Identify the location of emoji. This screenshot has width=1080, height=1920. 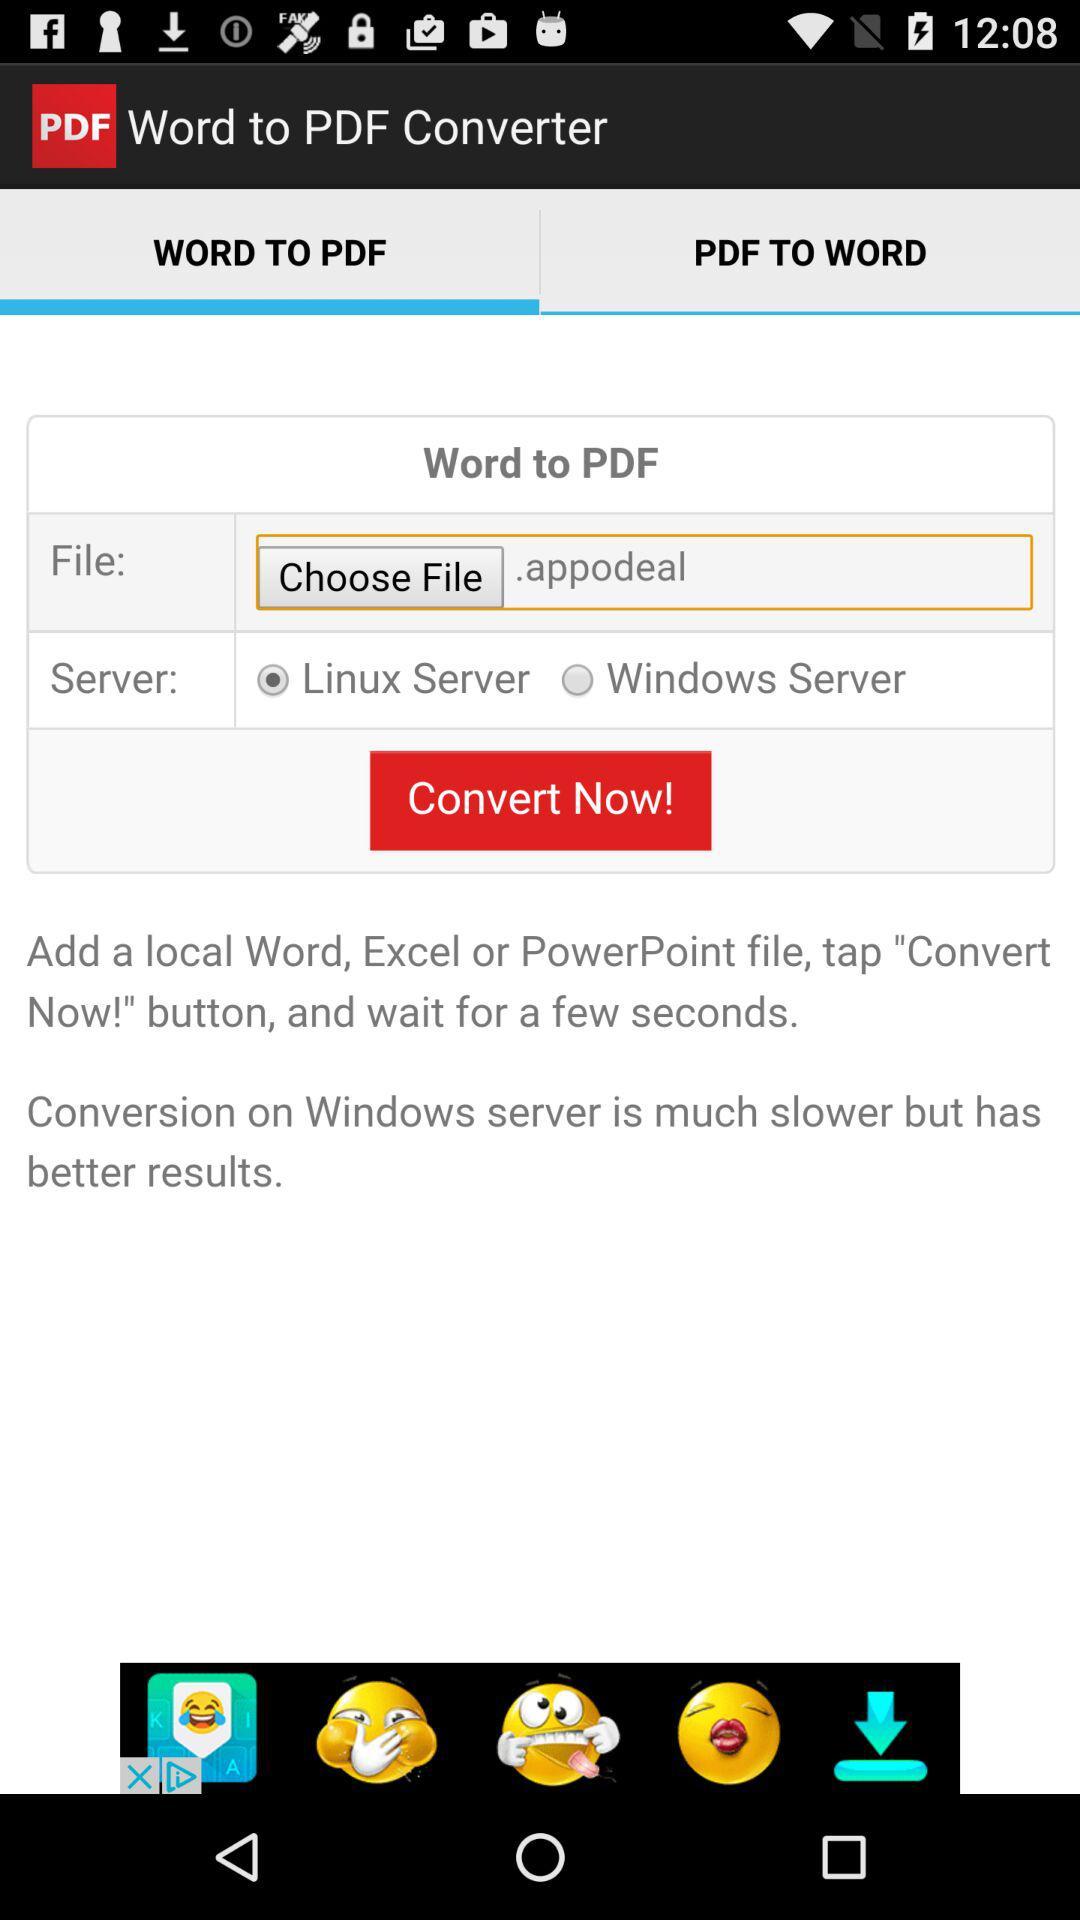
(540, 1727).